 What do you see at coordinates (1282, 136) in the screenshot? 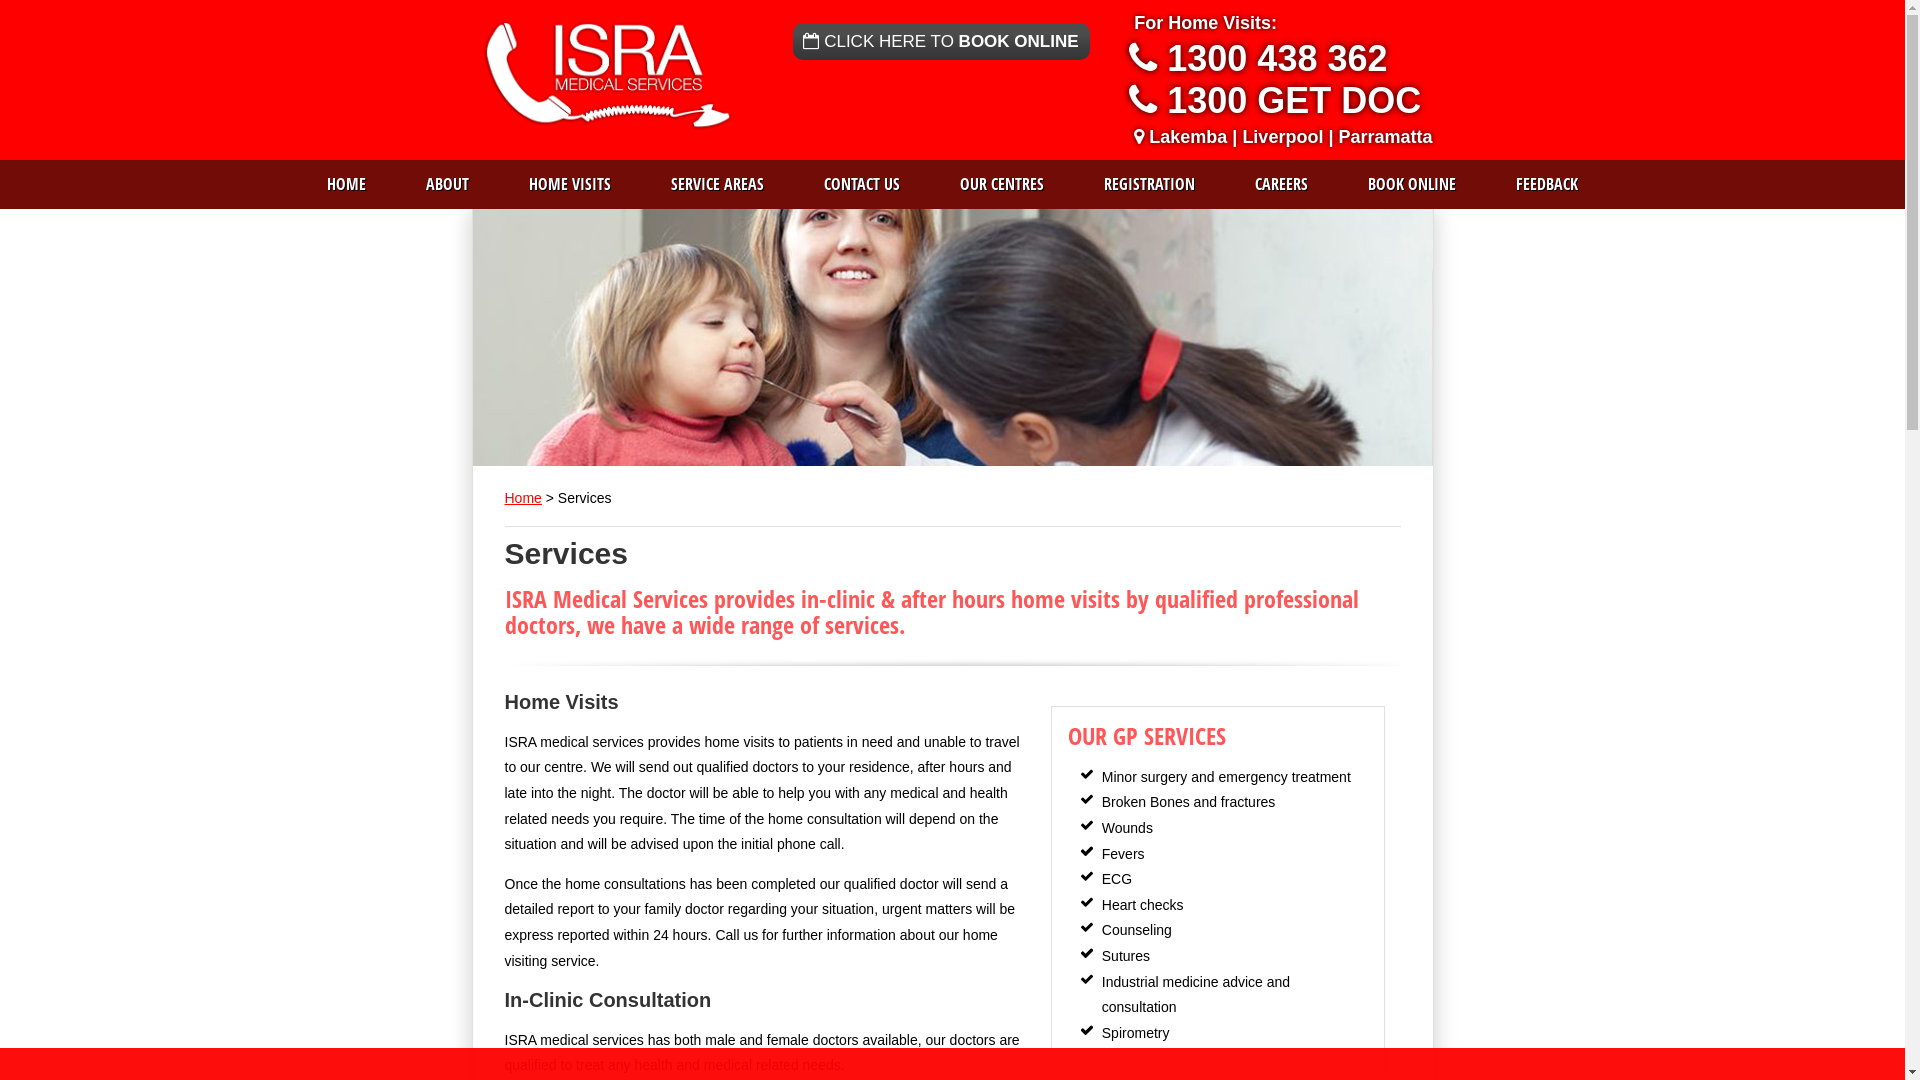
I see `'Liverpool'` at bounding box center [1282, 136].